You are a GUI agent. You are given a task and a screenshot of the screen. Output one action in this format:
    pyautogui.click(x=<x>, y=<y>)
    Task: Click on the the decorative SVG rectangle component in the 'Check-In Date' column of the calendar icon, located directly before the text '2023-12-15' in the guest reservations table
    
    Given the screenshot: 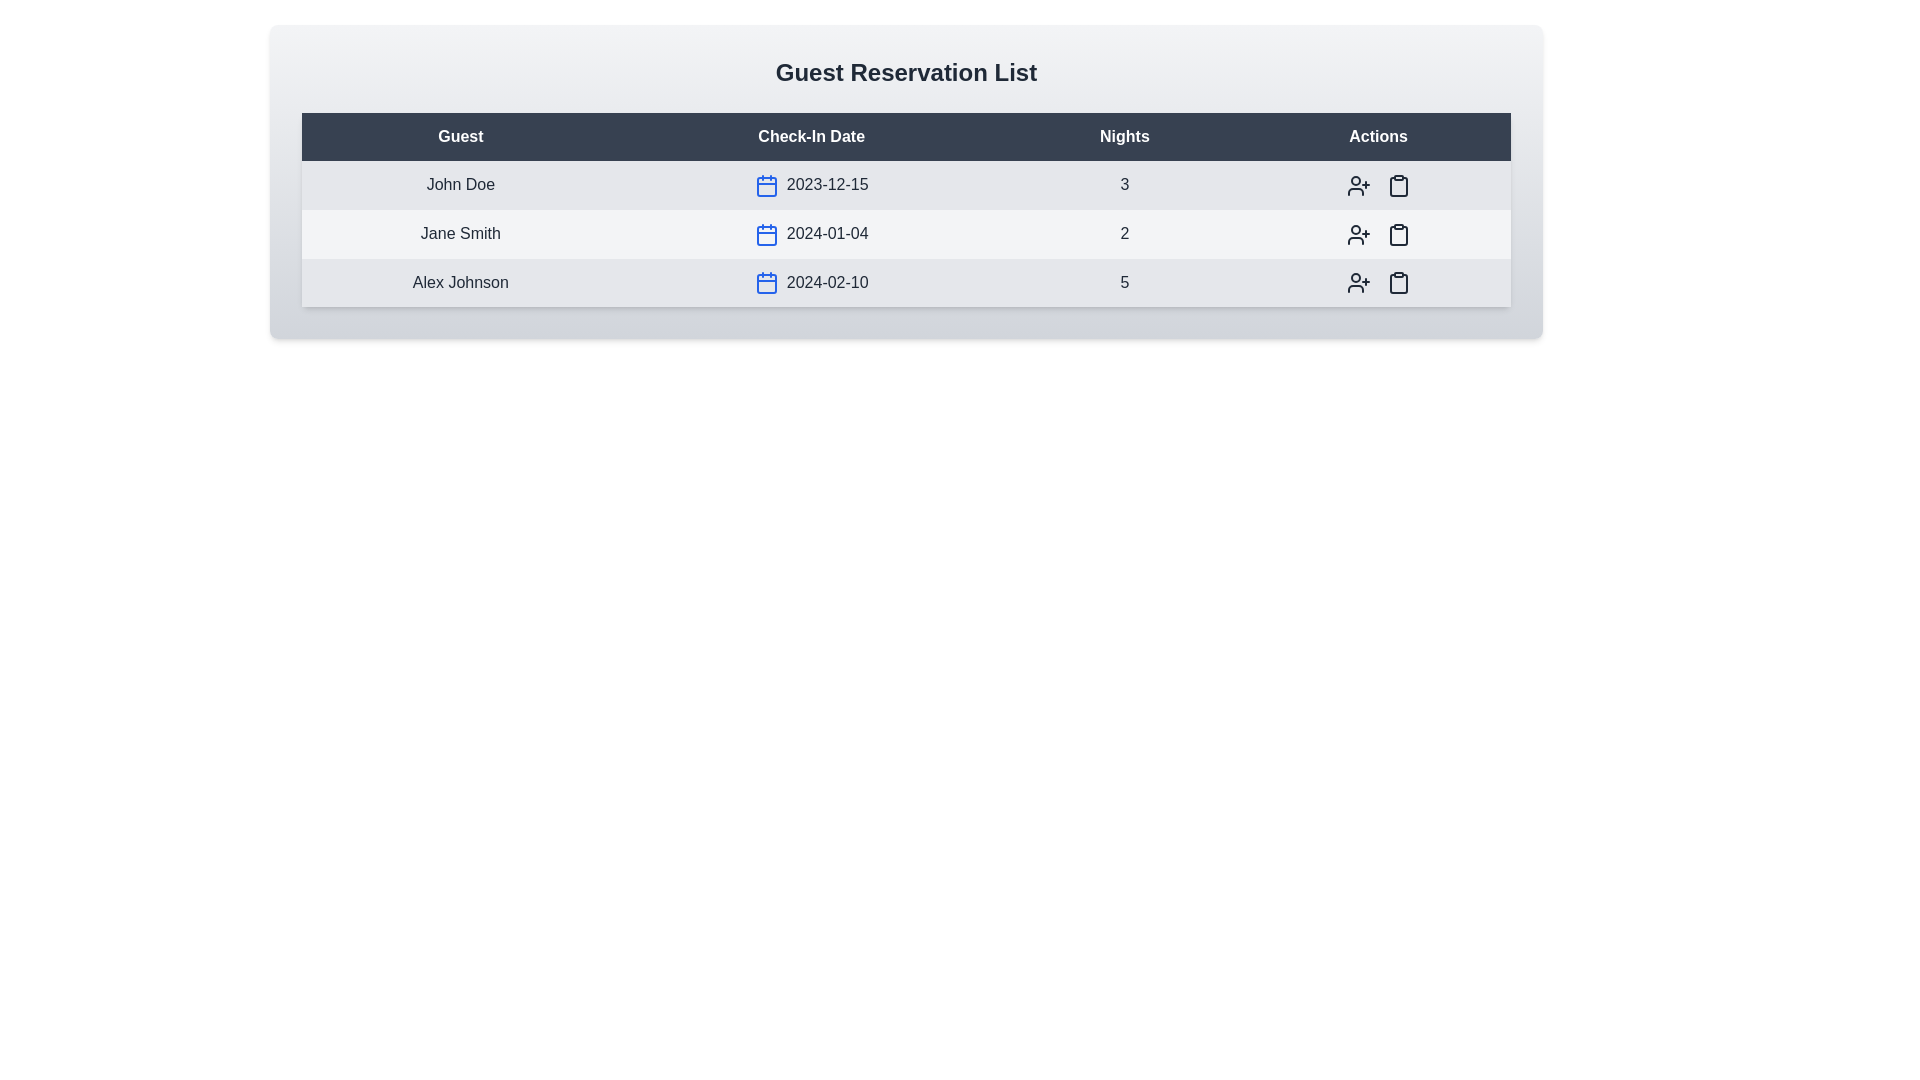 What is the action you would take?
    pyautogui.click(x=765, y=186)
    